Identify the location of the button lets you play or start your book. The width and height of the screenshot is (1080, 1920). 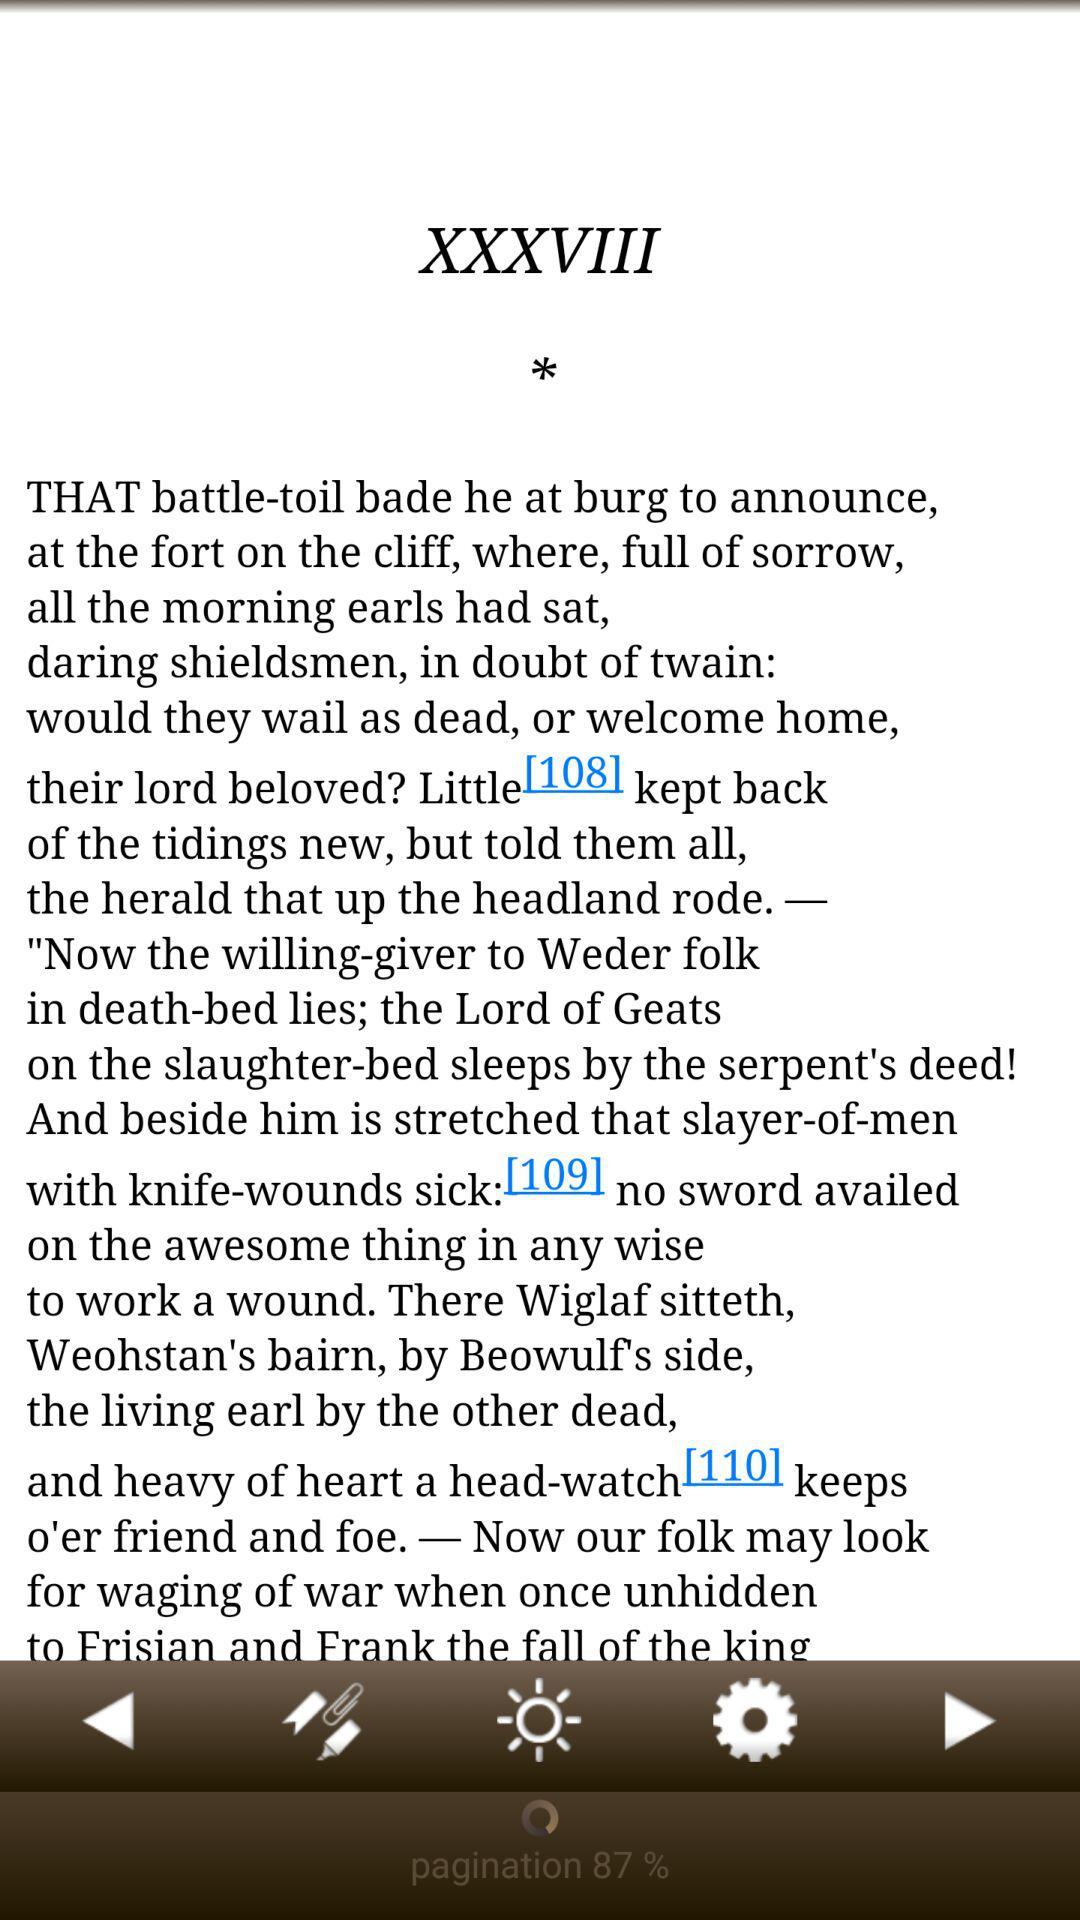
(971, 1725).